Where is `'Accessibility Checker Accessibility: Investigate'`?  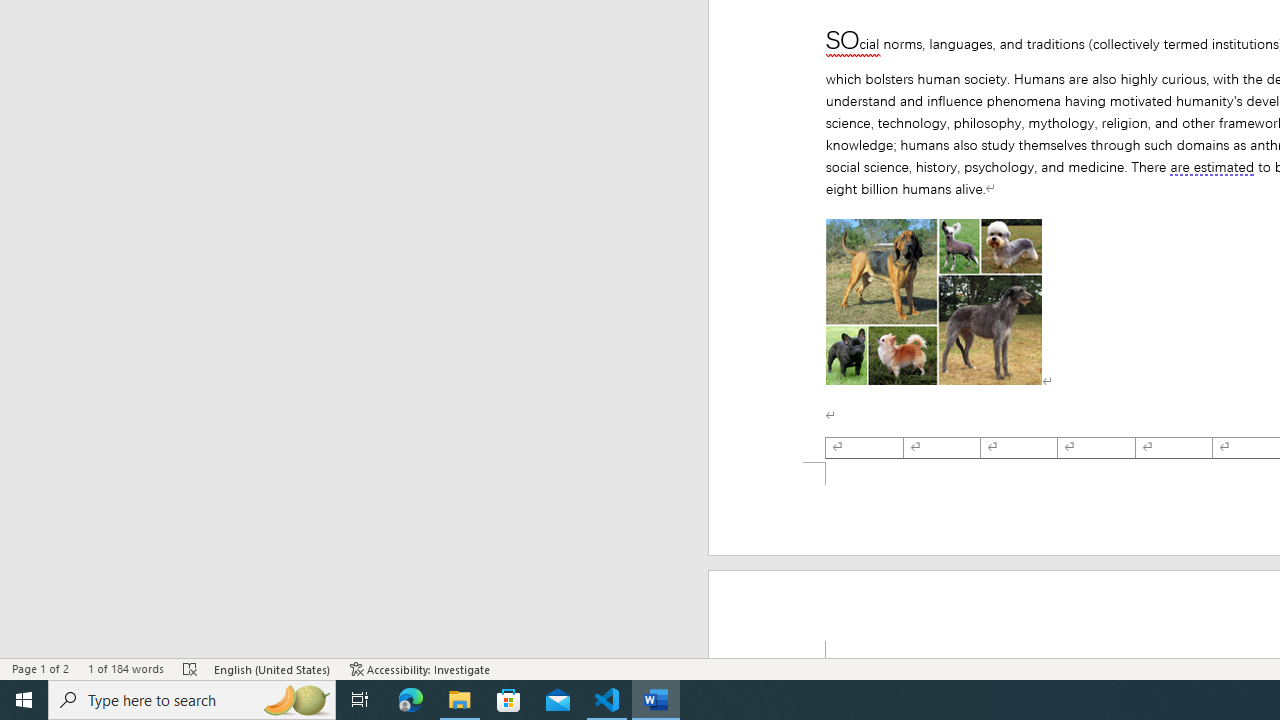
'Accessibility Checker Accessibility: Investigate' is located at coordinates (419, 669).